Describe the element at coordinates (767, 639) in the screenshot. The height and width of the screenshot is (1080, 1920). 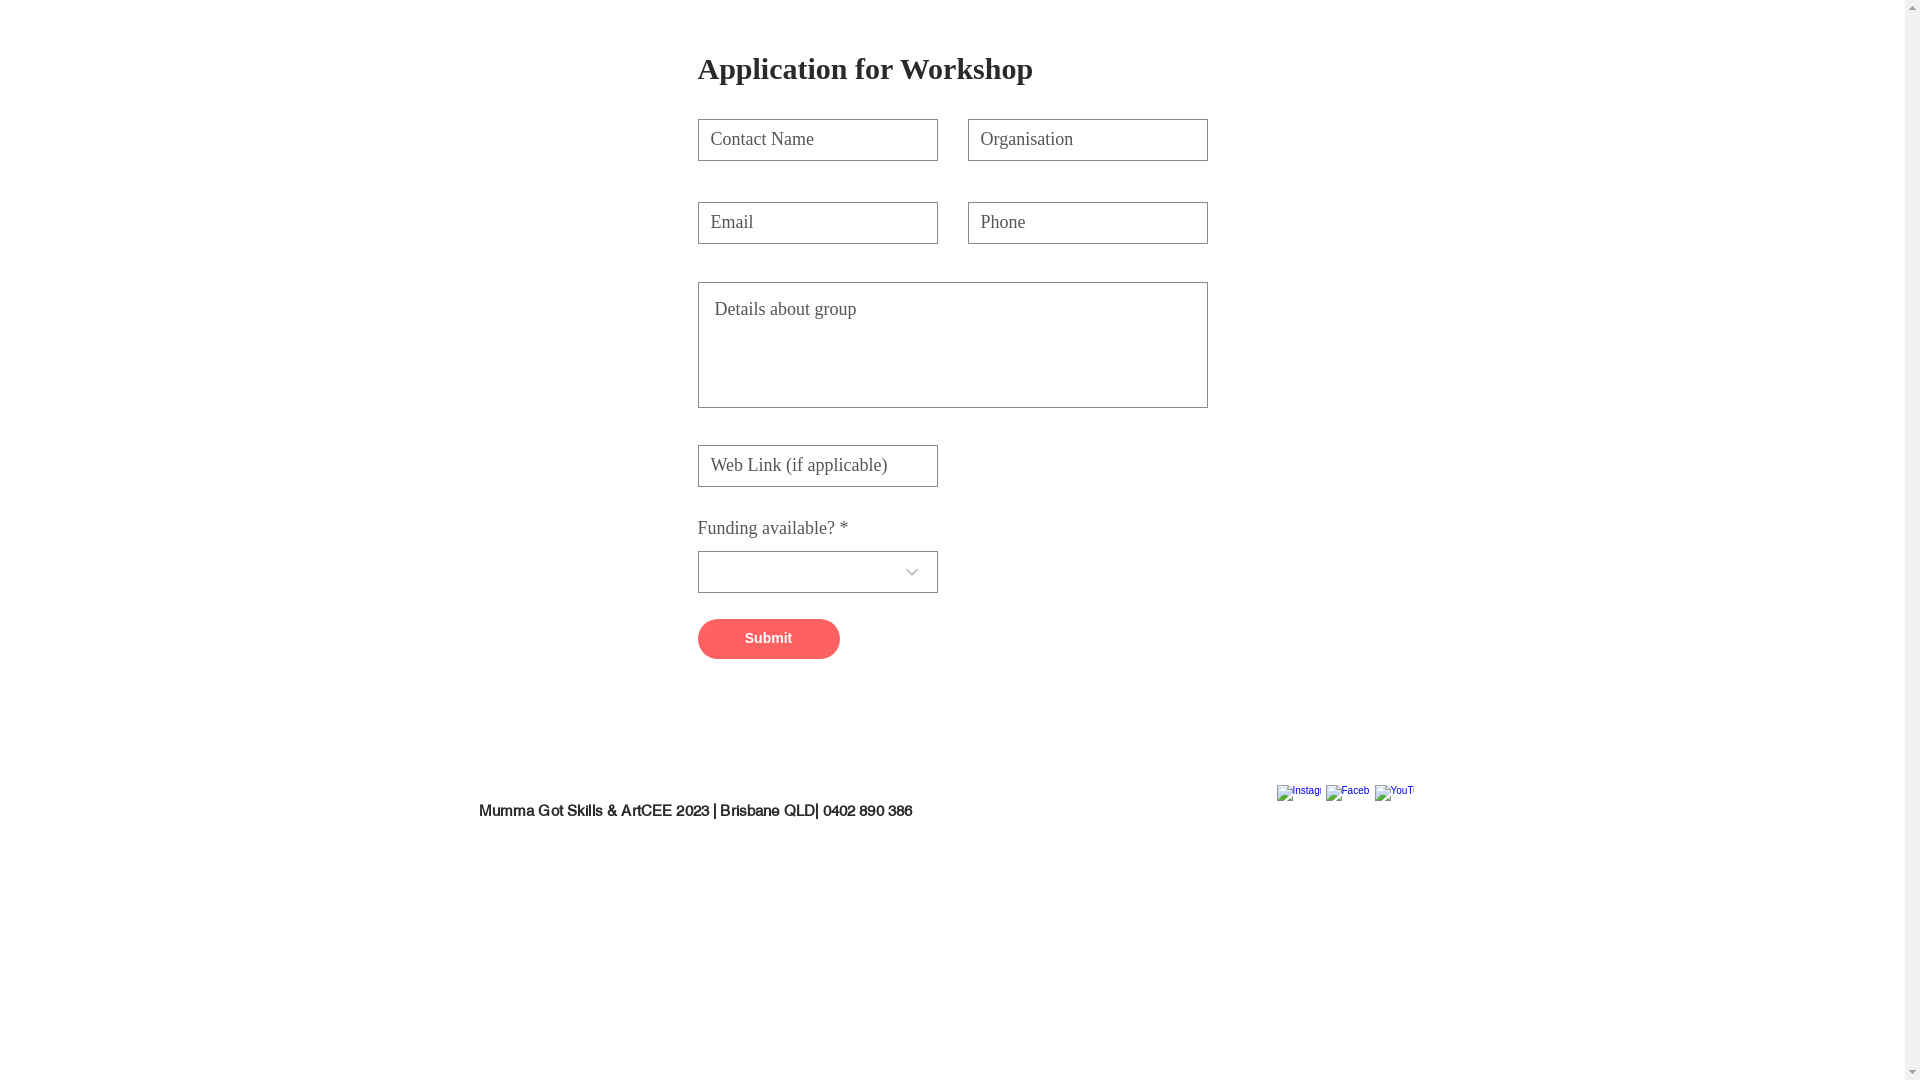
I see `'Submit'` at that location.